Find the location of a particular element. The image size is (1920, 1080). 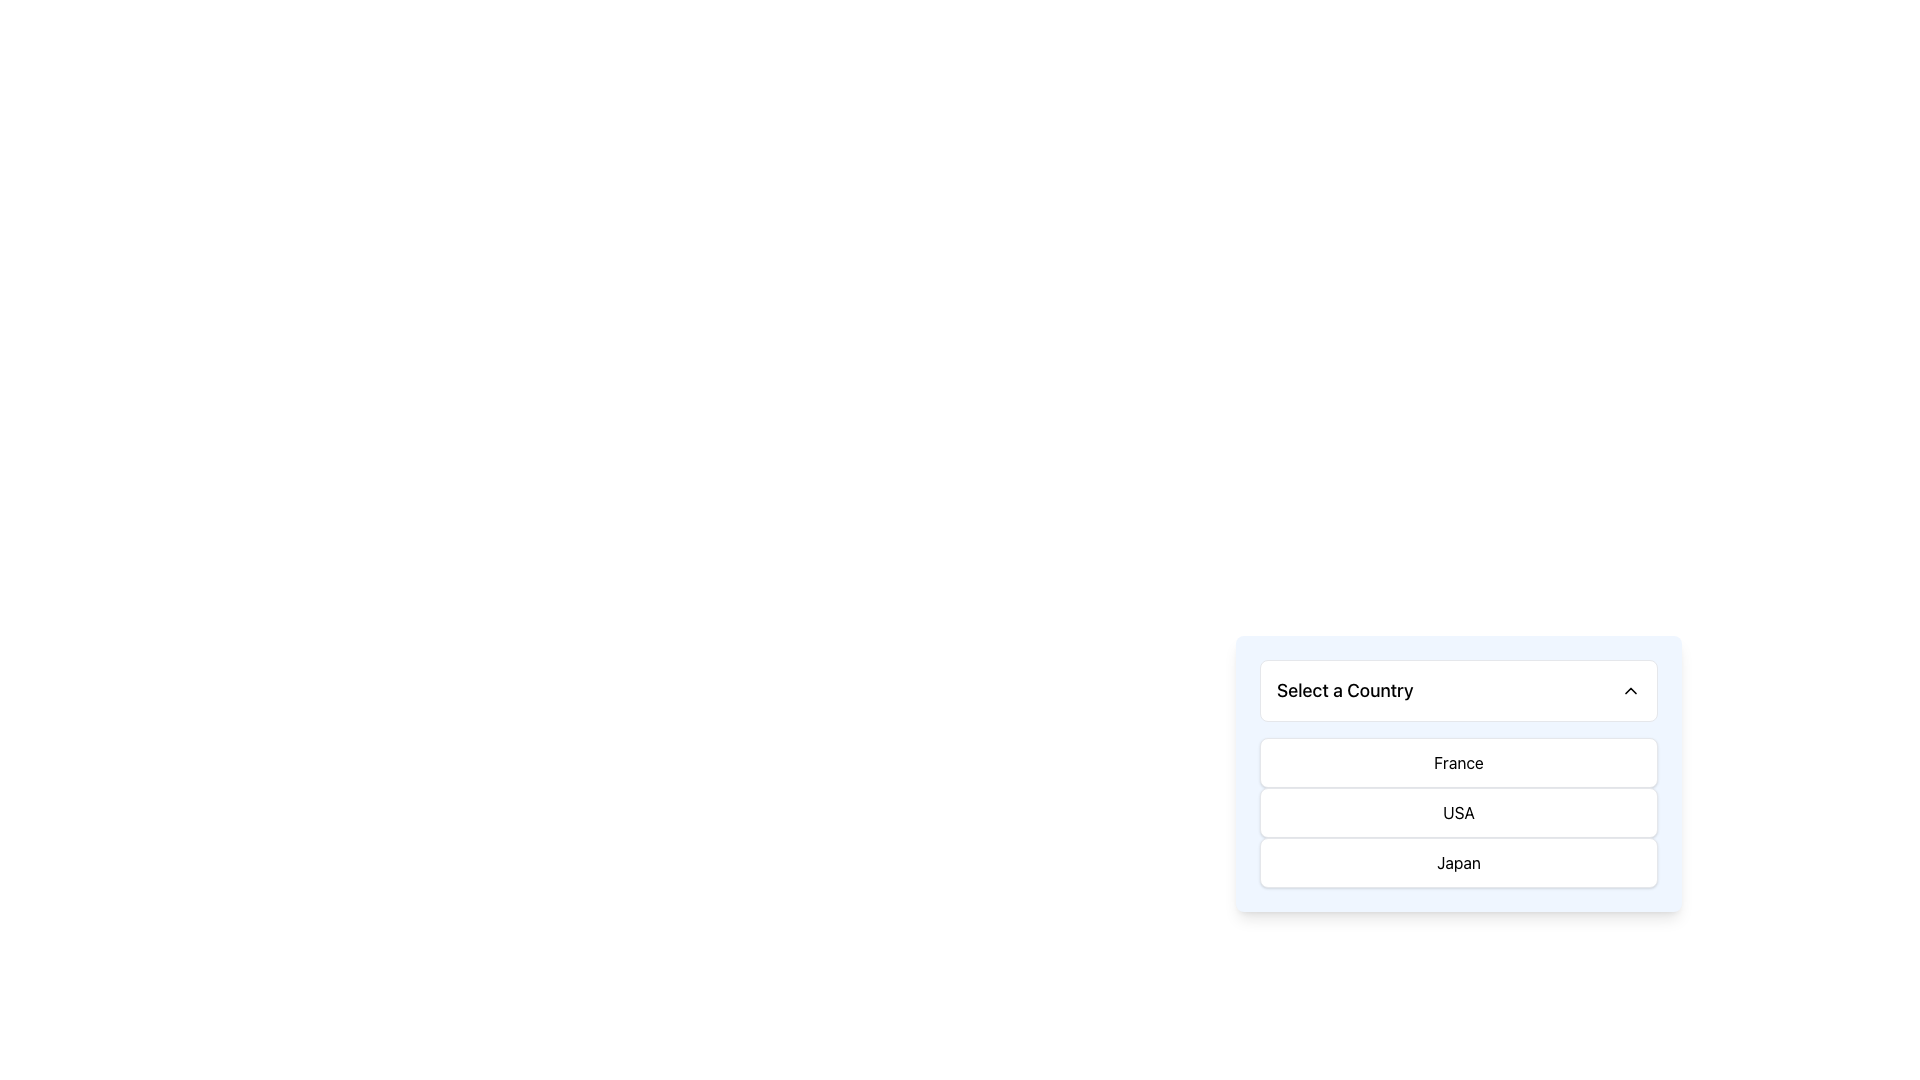

the text label displaying 'USA' is located at coordinates (1459, 813).